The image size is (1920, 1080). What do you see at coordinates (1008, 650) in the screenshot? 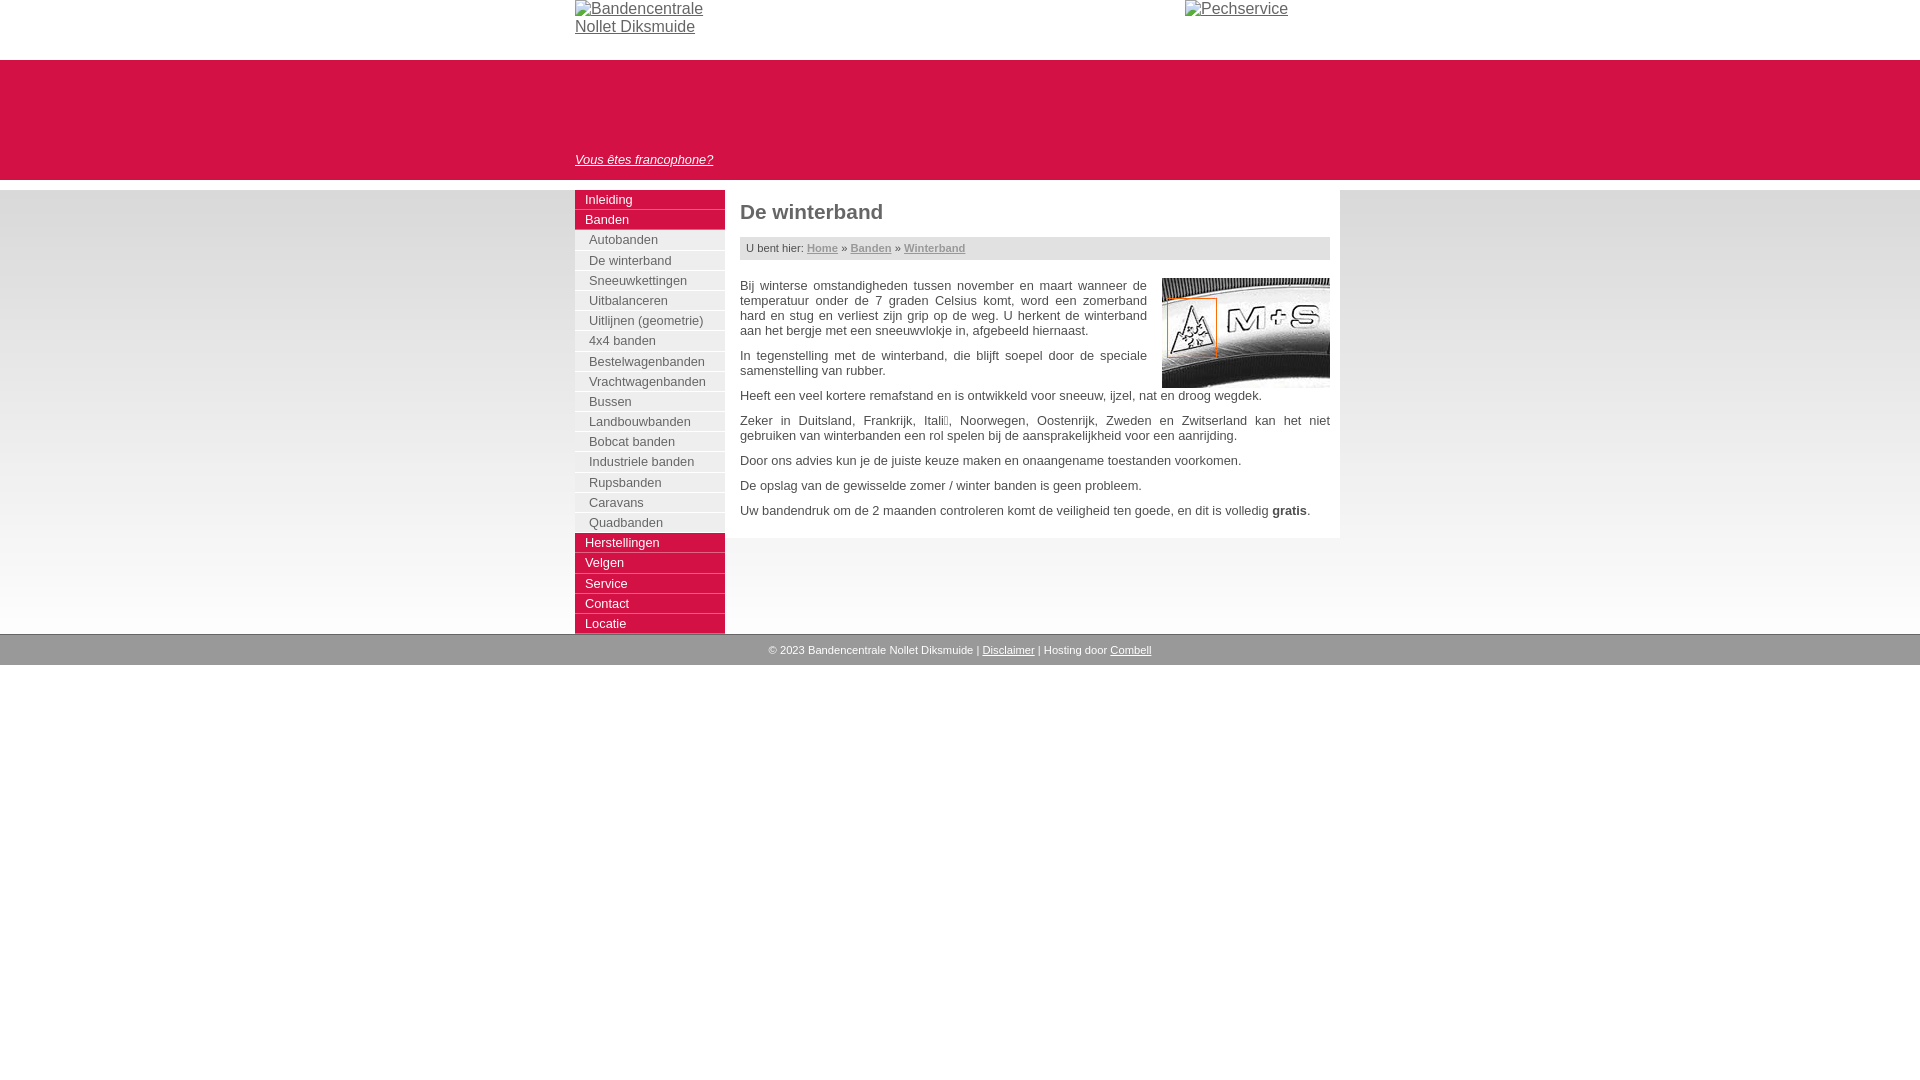
I see `'Disclaimer'` at bounding box center [1008, 650].